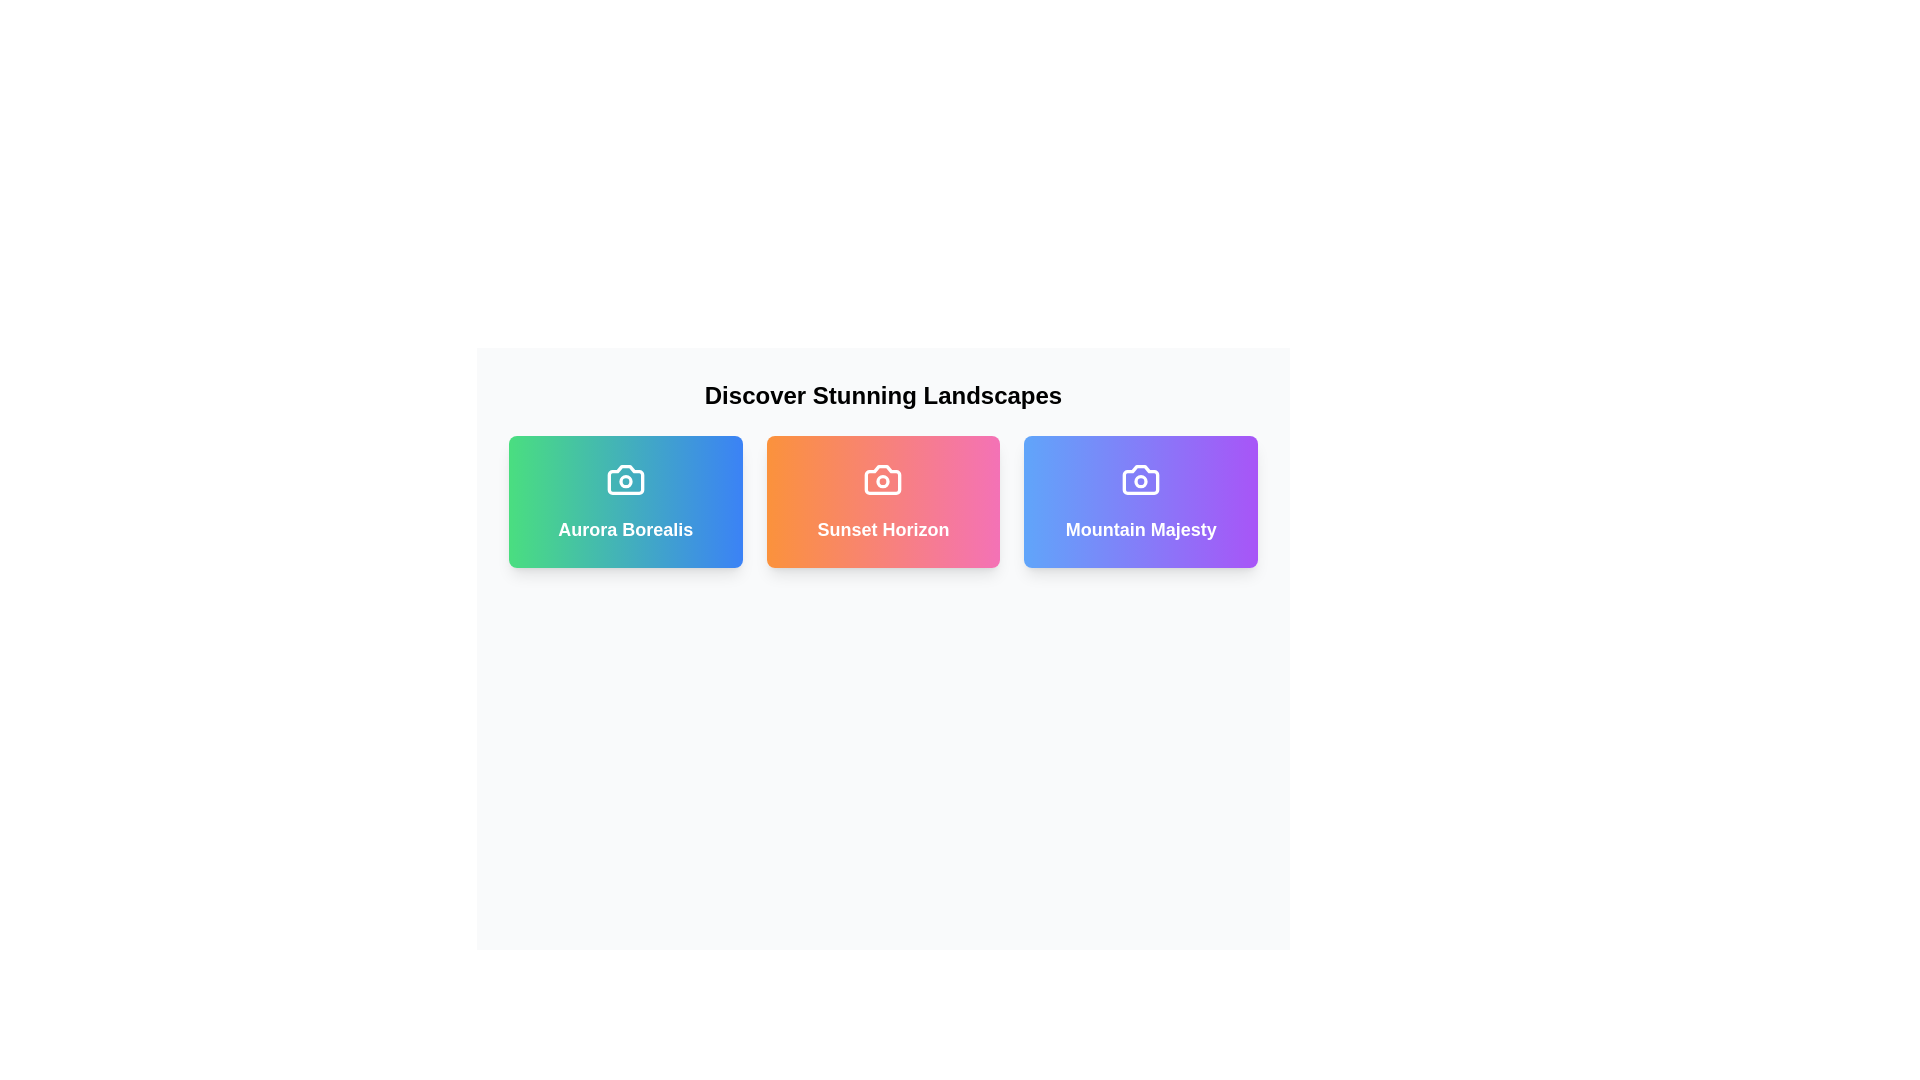 This screenshot has height=1080, width=1920. What do you see at coordinates (624, 500) in the screenshot?
I see `the leftmost interactive card labeled 'Aurora Borealis'` at bounding box center [624, 500].